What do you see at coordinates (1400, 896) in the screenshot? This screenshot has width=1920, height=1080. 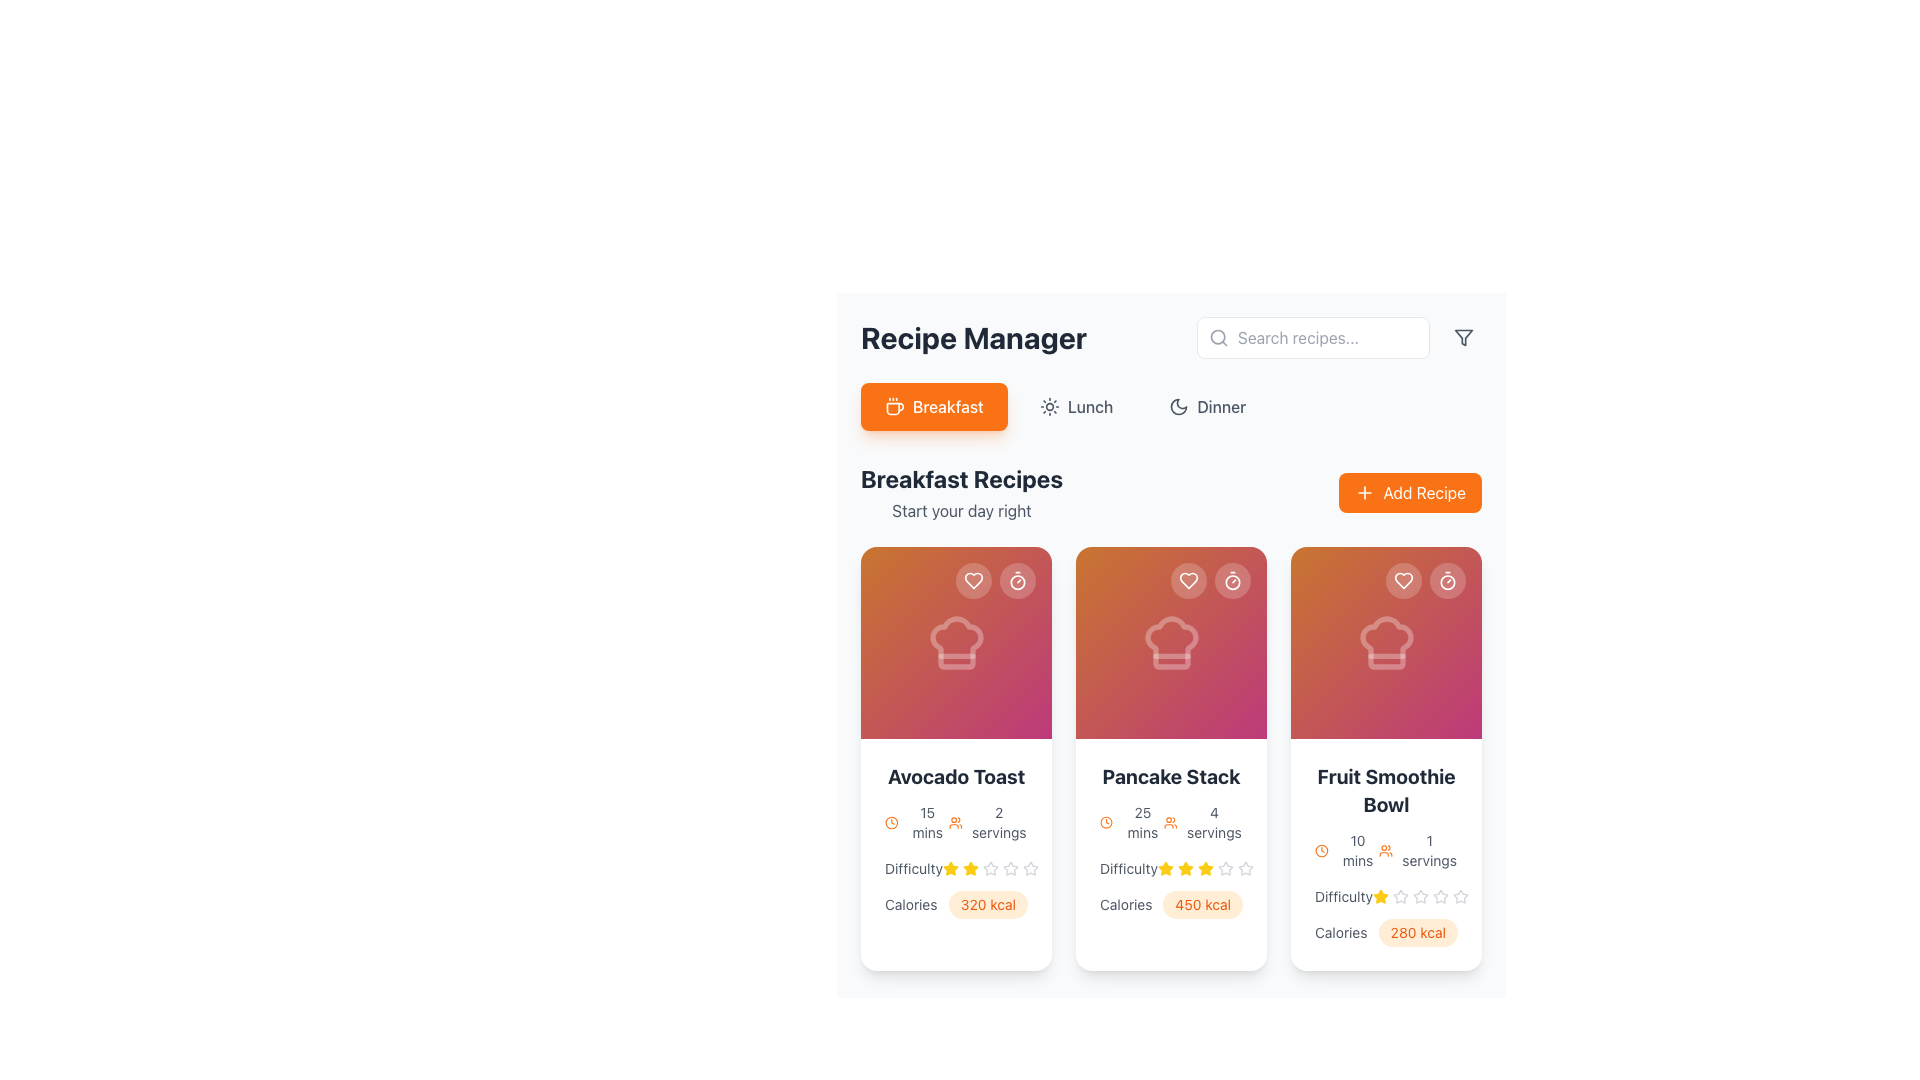 I see `the third unselected star icon in the difficulty rating section of the 'Fruit Smoothie Bowl' recipe card` at bounding box center [1400, 896].